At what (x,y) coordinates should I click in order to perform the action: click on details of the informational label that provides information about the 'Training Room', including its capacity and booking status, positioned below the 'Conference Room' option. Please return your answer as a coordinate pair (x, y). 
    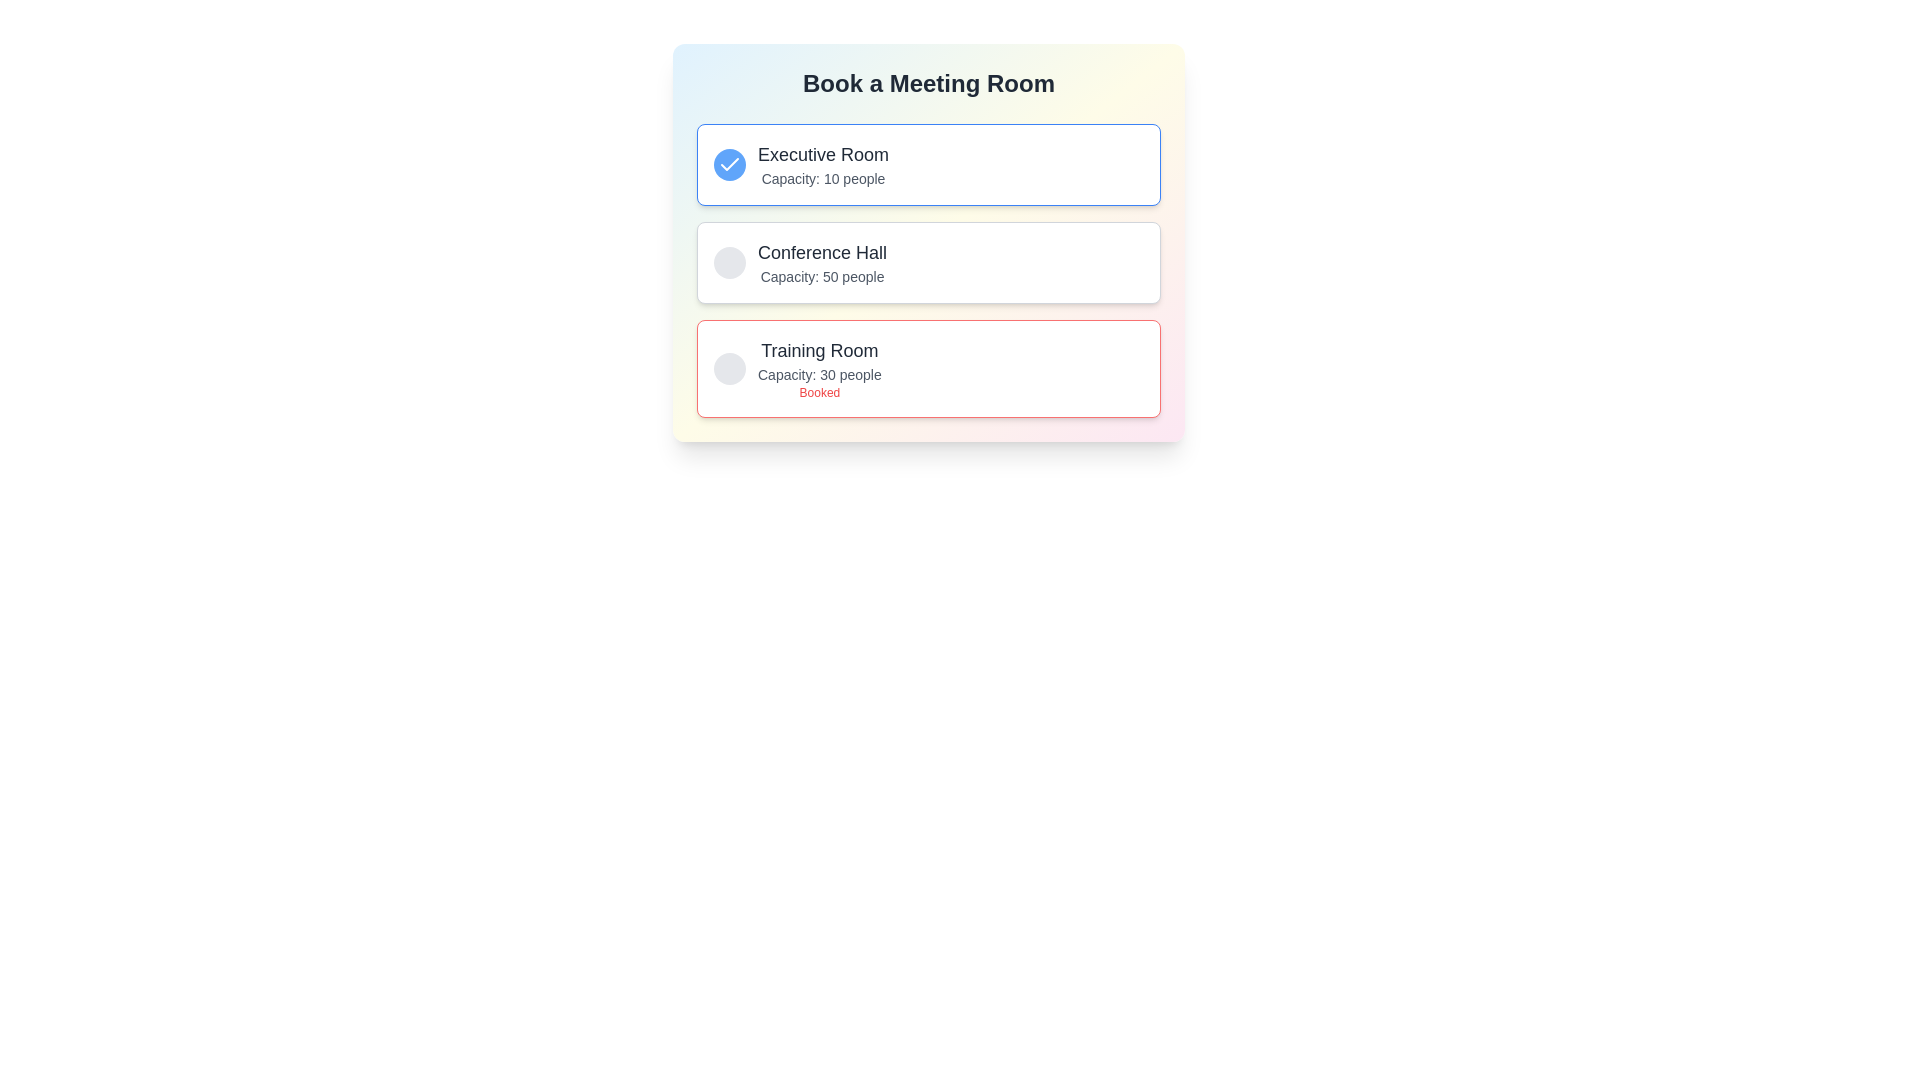
    Looking at the image, I should click on (819, 369).